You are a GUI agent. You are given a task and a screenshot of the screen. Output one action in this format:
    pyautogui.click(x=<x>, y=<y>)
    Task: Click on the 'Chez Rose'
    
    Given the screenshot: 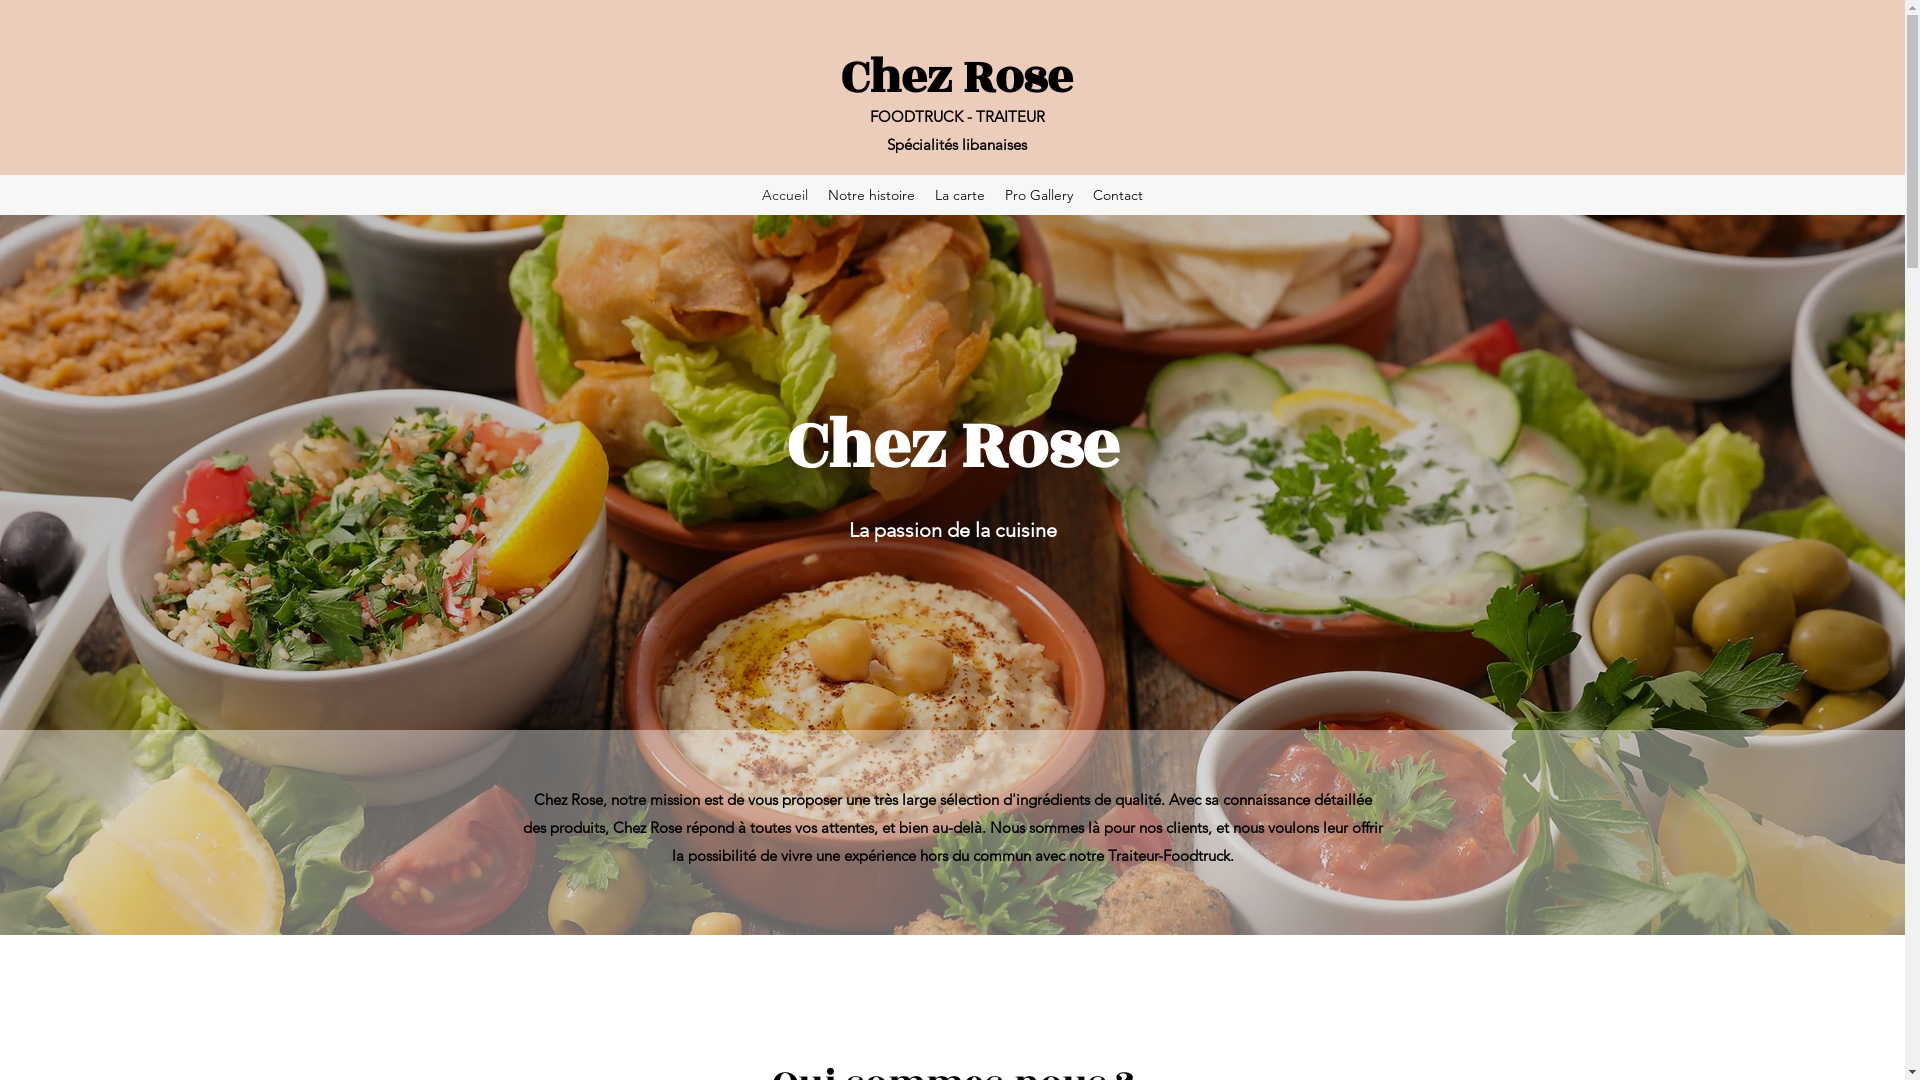 What is the action you would take?
    pyautogui.click(x=955, y=76)
    